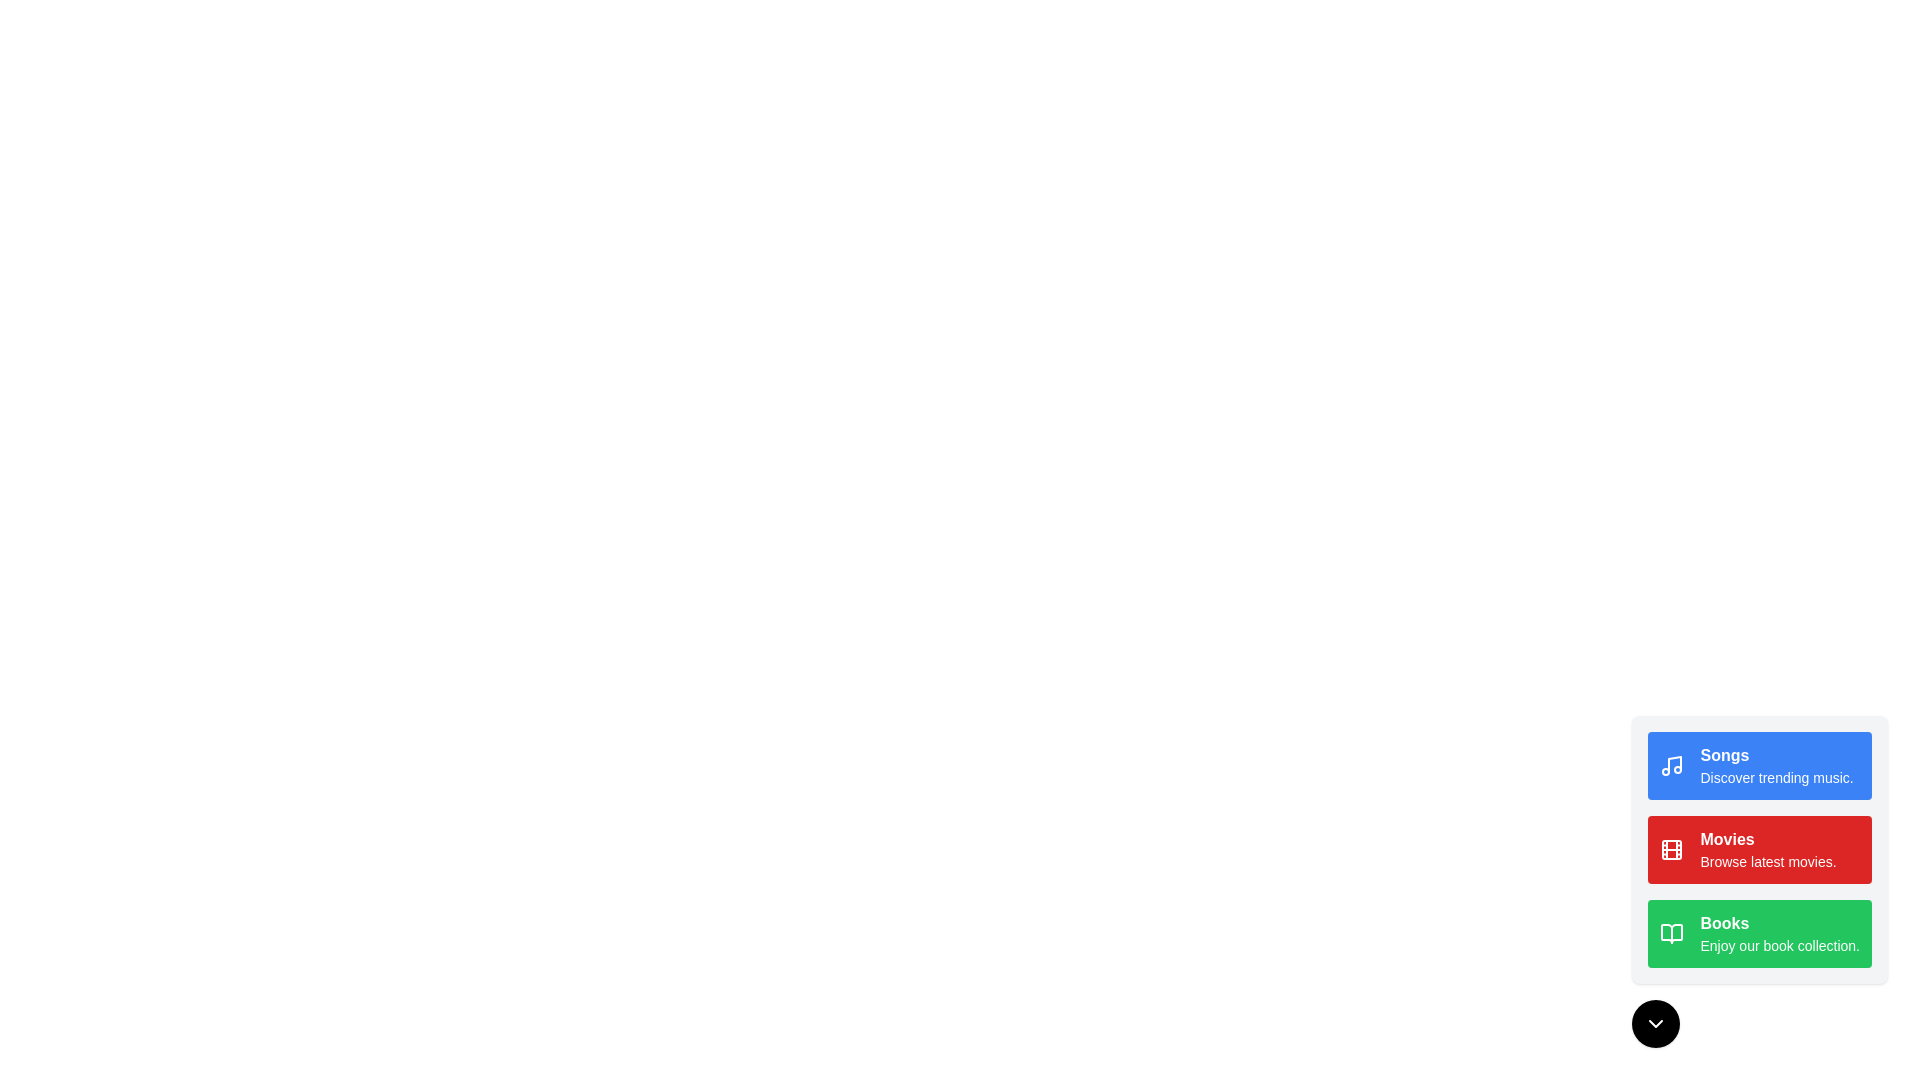 This screenshot has width=1920, height=1080. What do you see at coordinates (1760, 849) in the screenshot?
I see `the Movies option from the speed dial menu` at bounding box center [1760, 849].